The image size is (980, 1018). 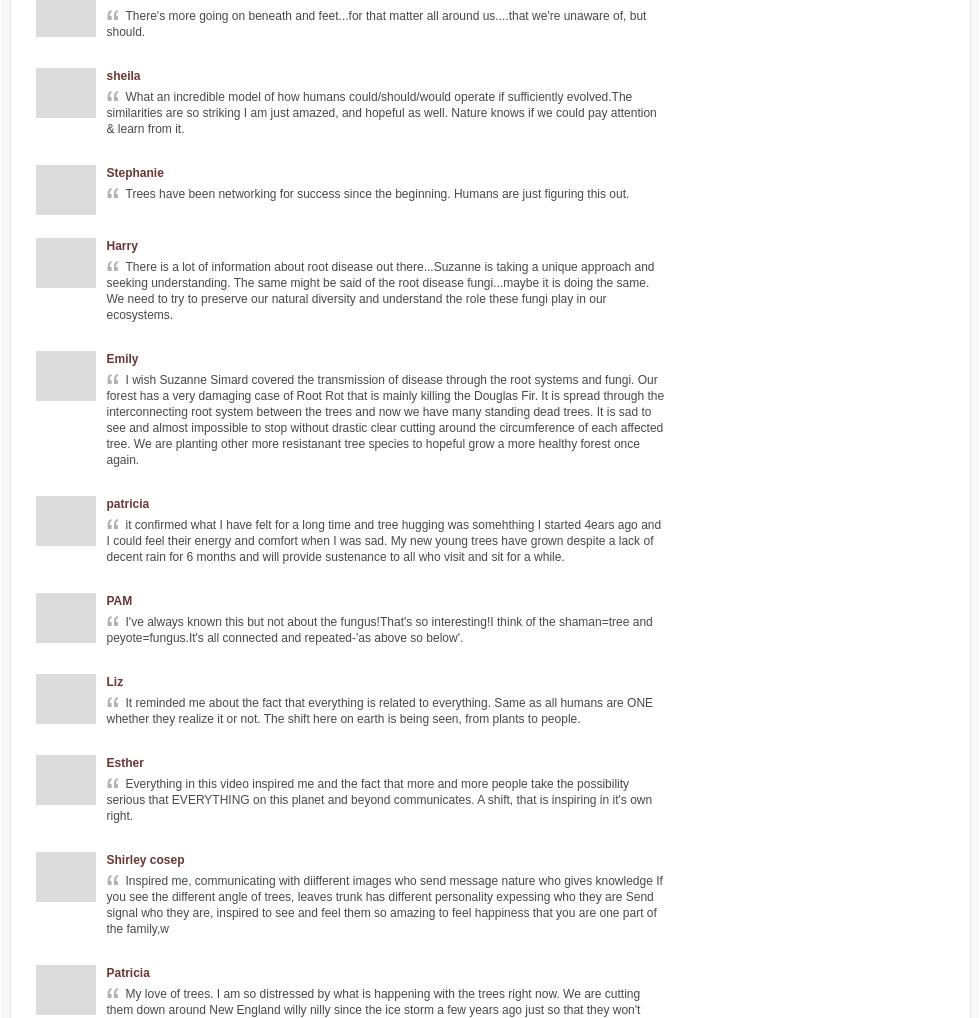 I want to click on 'There's more going on beneath and feet...for that matter all around us....that we're unaware of, but should.', so click(x=106, y=23).